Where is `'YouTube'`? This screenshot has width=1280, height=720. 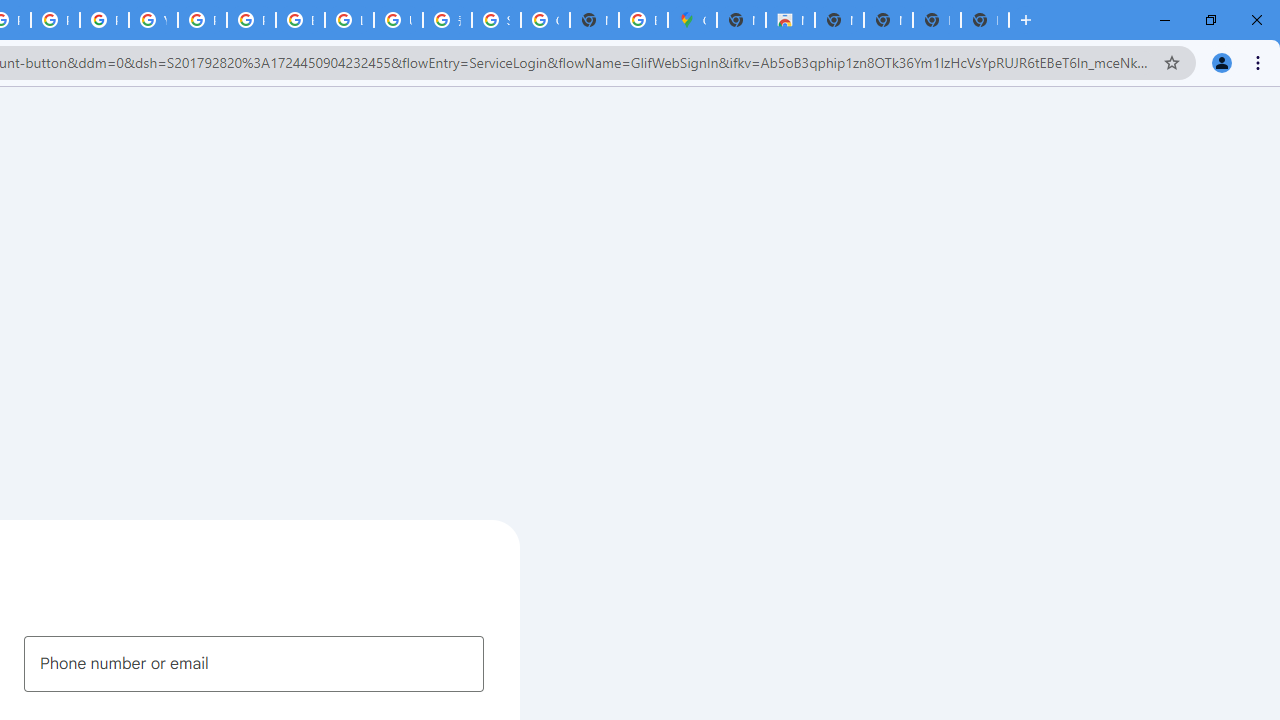 'YouTube' is located at coordinates (152, 20).